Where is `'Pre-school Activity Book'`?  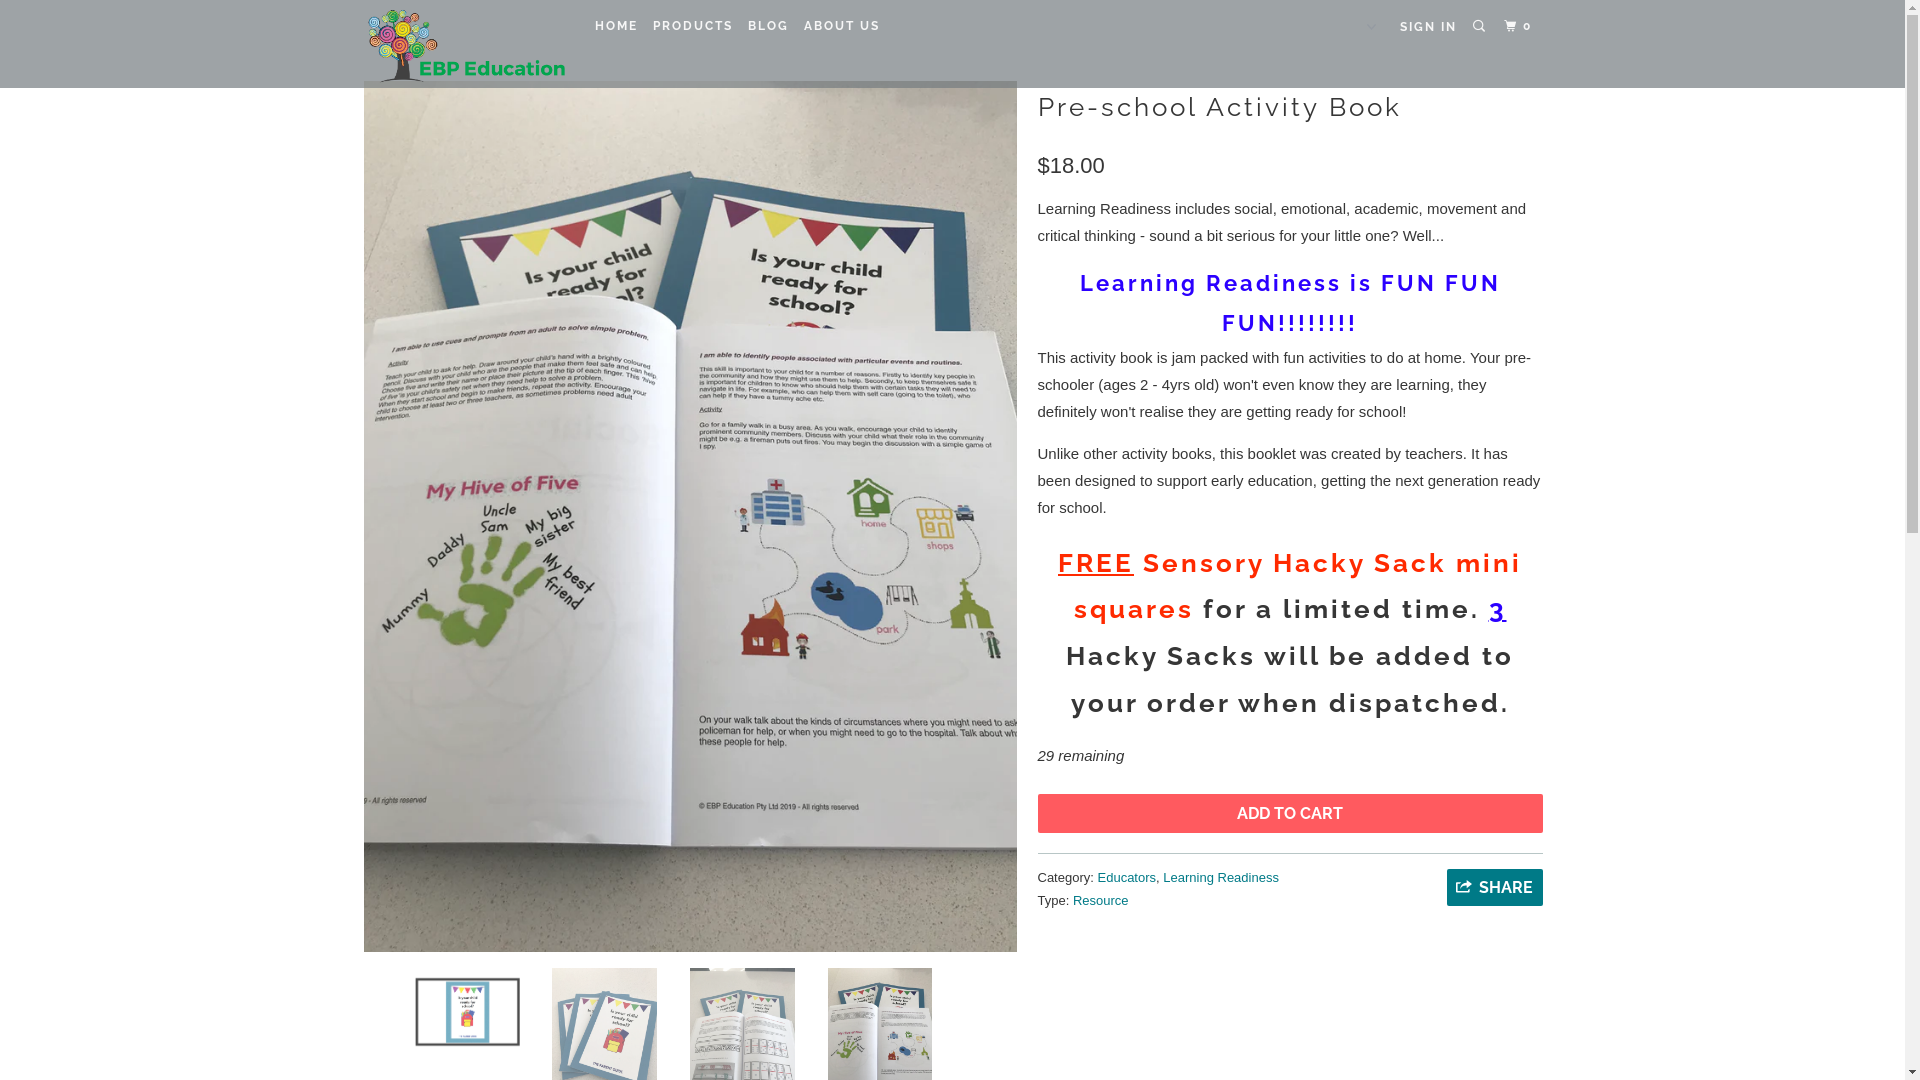
'Pre-school Activity Book' is located at coordinates (689, 515).